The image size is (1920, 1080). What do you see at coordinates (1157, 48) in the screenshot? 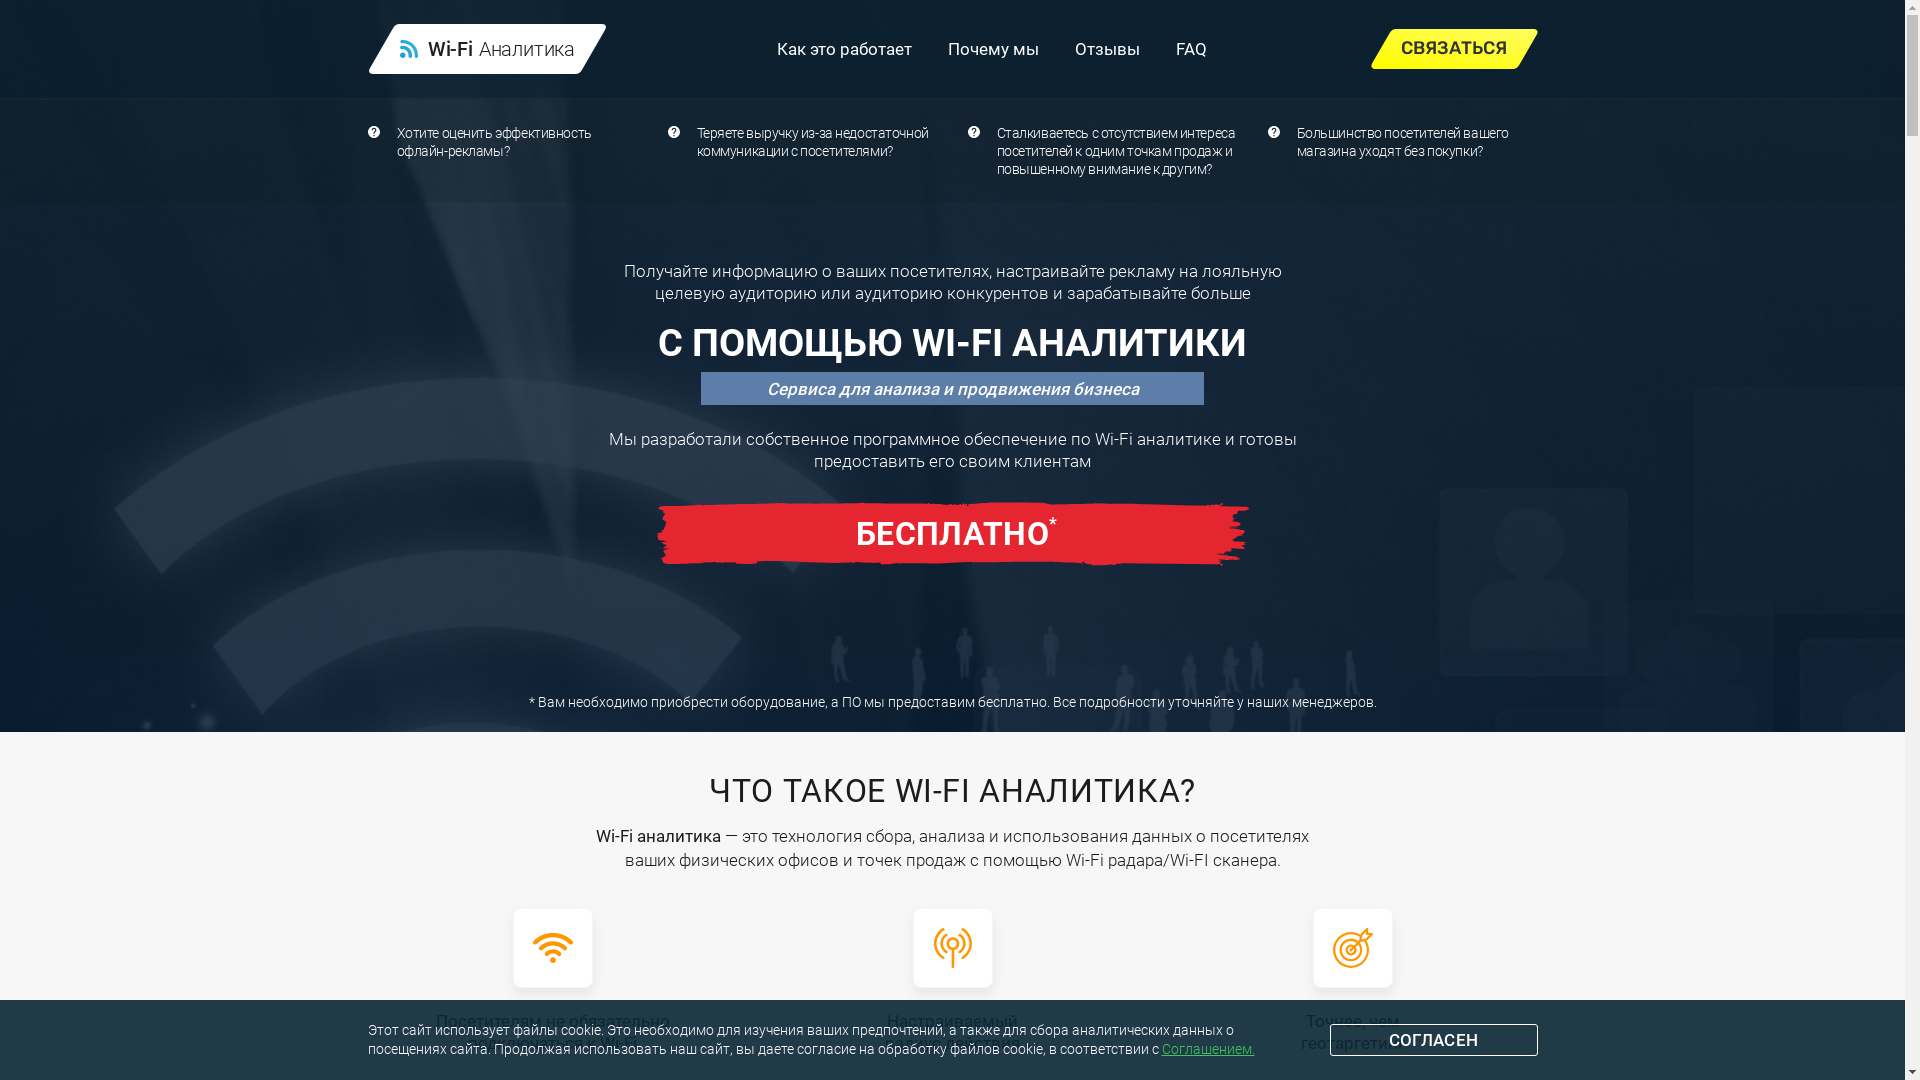
I see `'FAQ'` at bounding box center [1157, 48].